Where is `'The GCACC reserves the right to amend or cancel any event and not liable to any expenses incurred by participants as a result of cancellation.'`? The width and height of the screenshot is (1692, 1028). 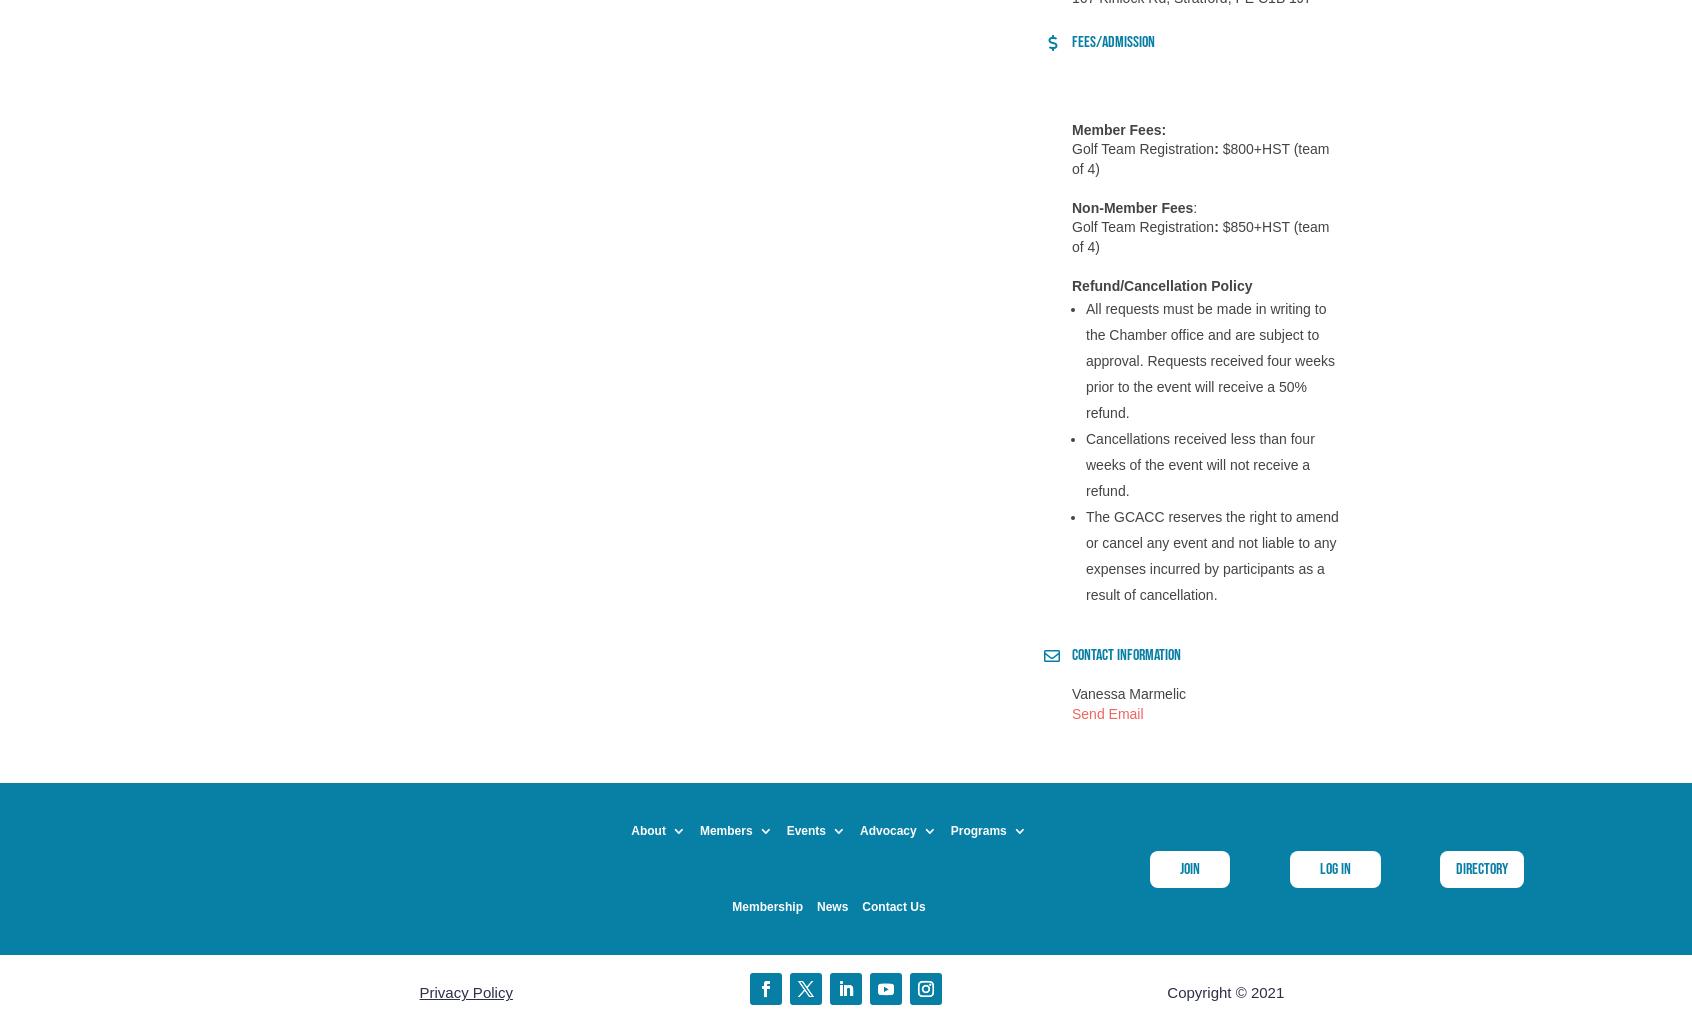 'The GCACC reserves the right to amend or cancel any event and not liable to any expenses incurred by participants as a result of cancellation.' is located at coordinates (1211, 556).